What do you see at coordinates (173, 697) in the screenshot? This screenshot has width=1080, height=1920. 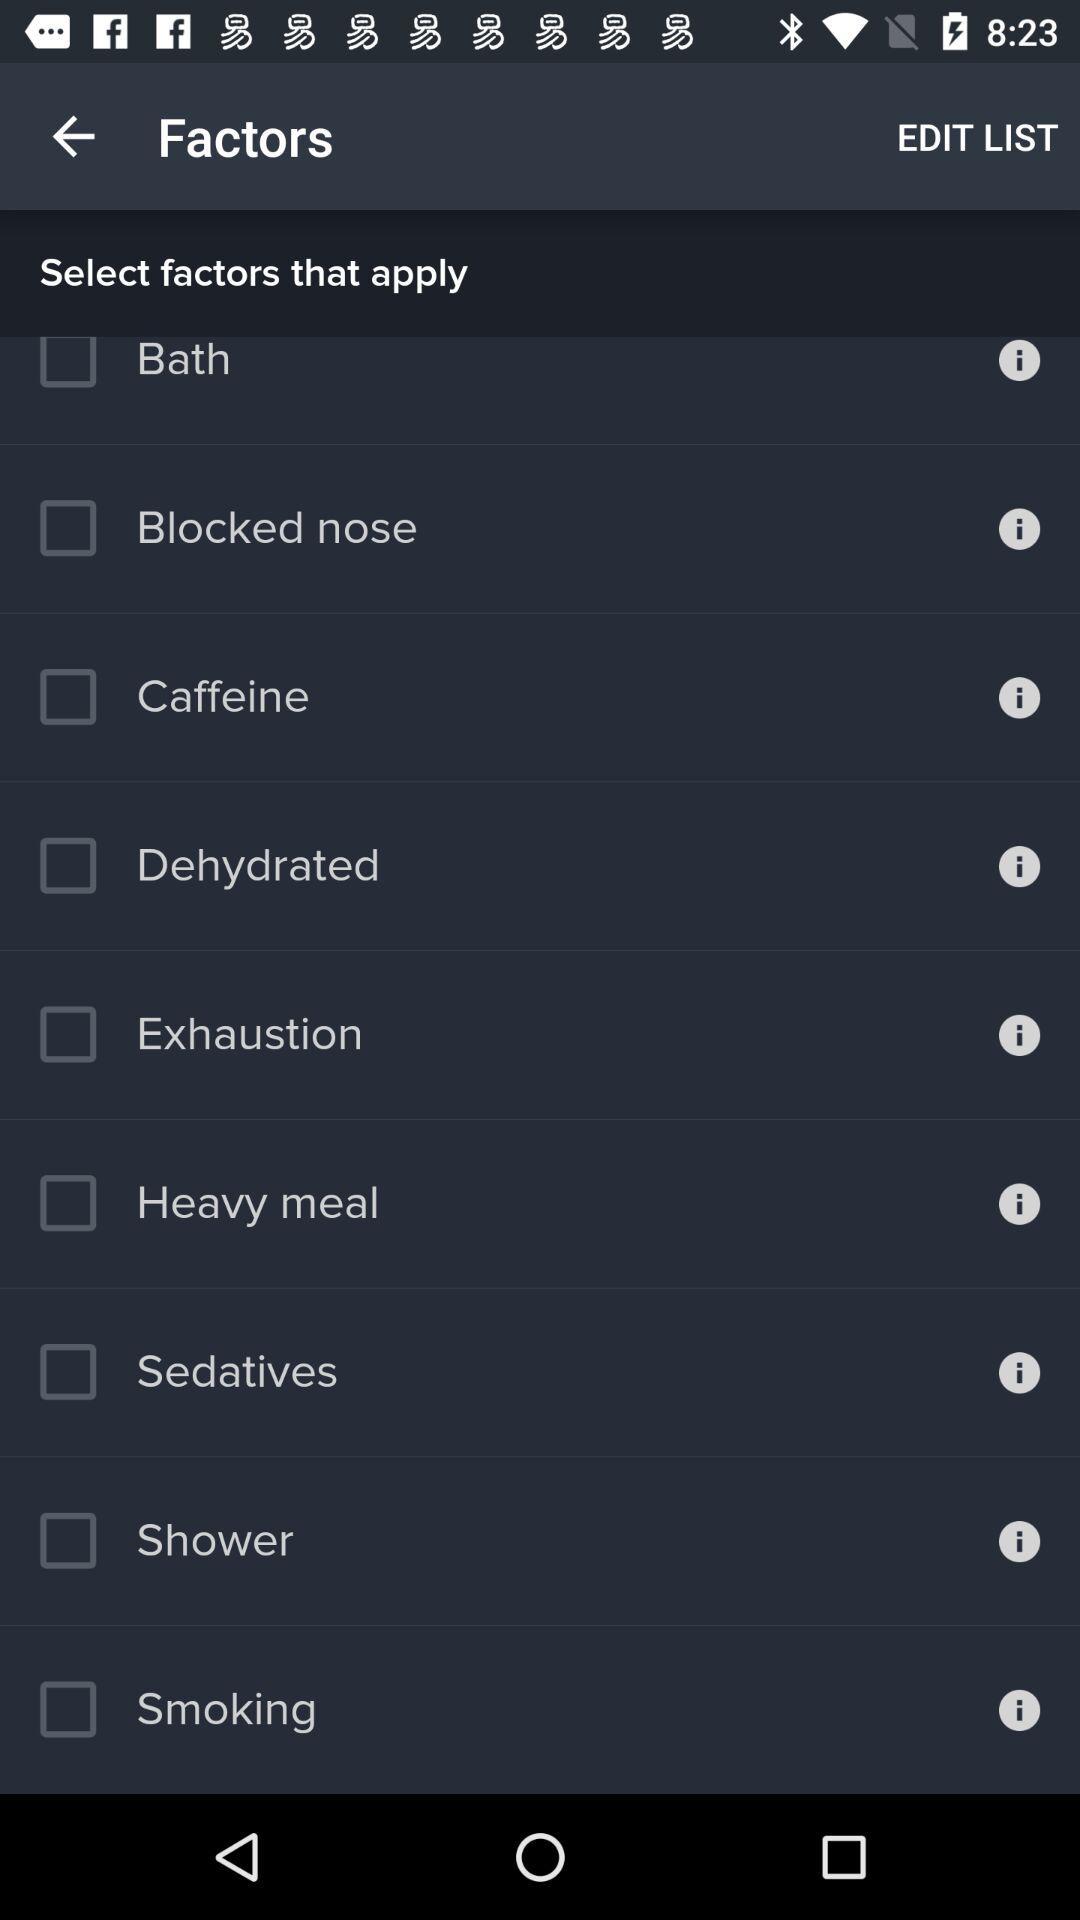 I see `caffeine item` at bounding box center [173, 697].